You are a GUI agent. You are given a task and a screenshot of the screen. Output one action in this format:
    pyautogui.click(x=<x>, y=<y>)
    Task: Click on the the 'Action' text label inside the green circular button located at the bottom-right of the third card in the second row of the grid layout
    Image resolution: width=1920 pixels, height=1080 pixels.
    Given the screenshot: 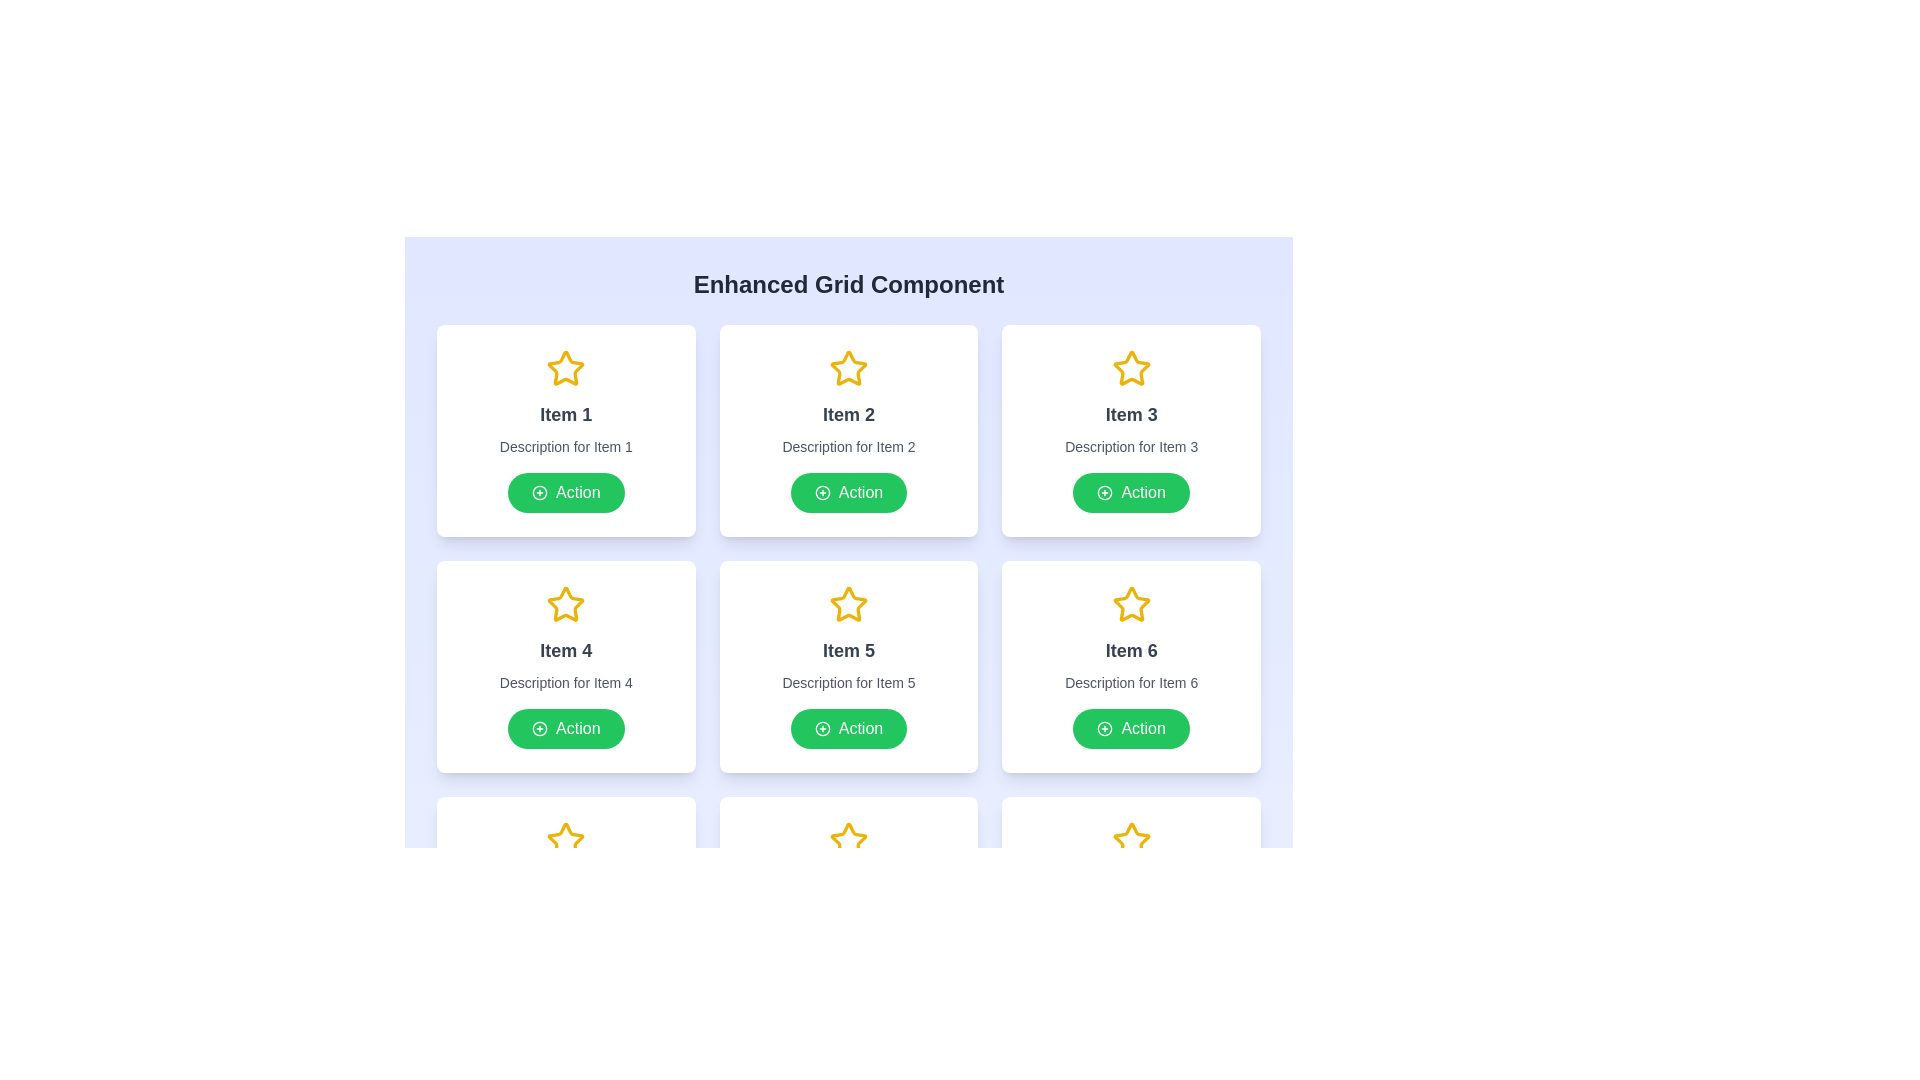 What is the action you would take?
    pyautogui.click(x=1143, y=493)
    